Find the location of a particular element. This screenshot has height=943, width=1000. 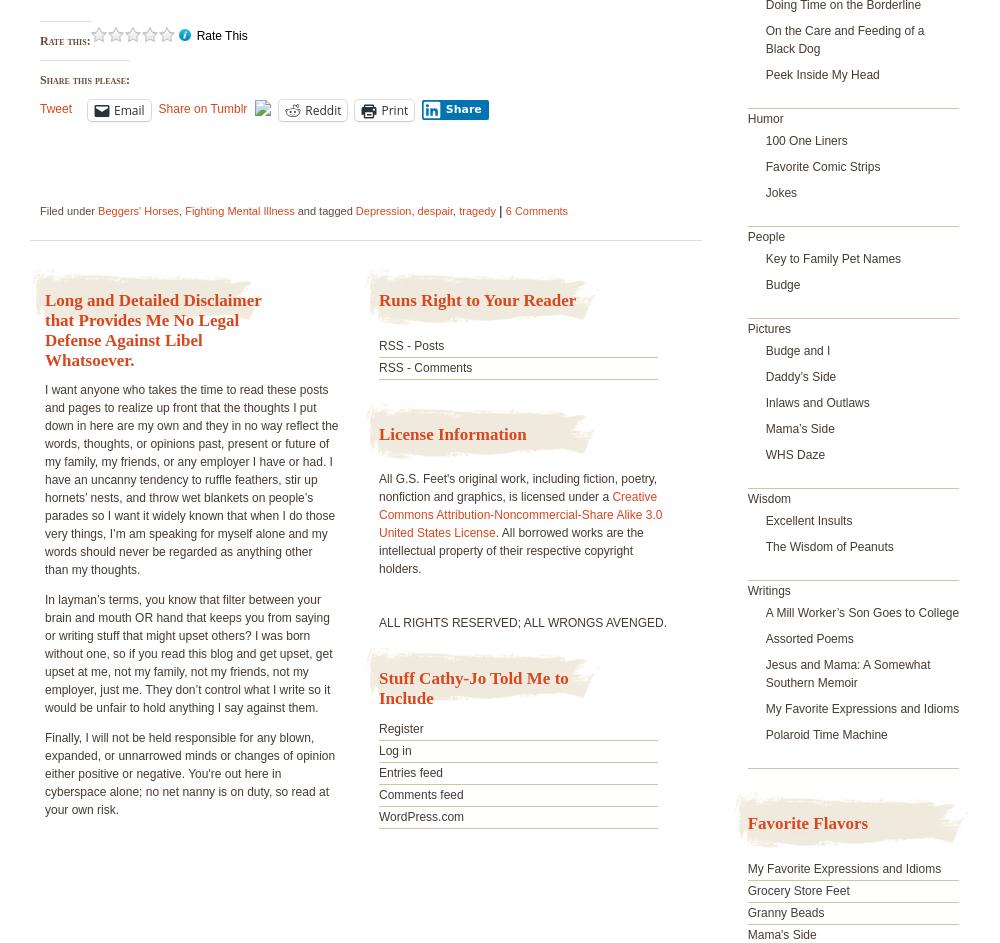

'Rate this:' is located at coordinates (40, 41).